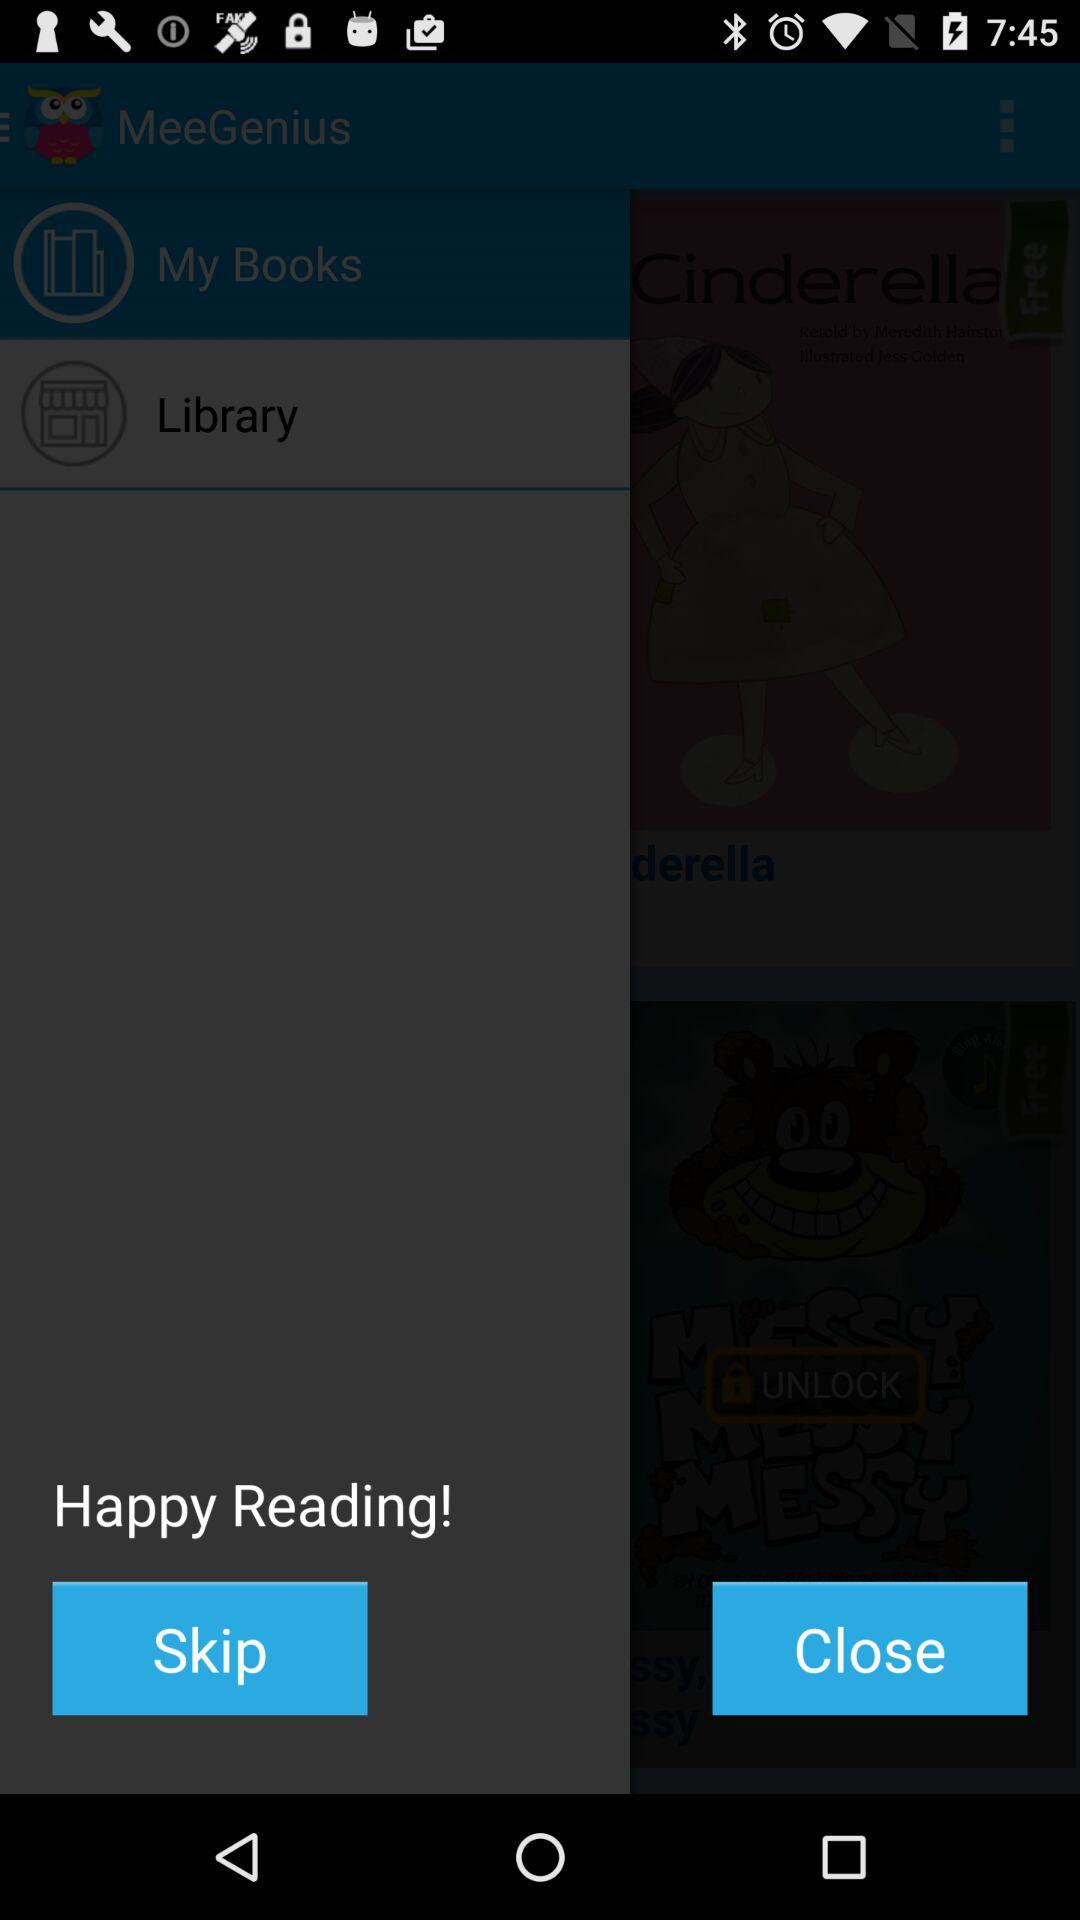  Describe the element at coordinates (209, 1648) in the screenshot. I see `the skip item` at that location.